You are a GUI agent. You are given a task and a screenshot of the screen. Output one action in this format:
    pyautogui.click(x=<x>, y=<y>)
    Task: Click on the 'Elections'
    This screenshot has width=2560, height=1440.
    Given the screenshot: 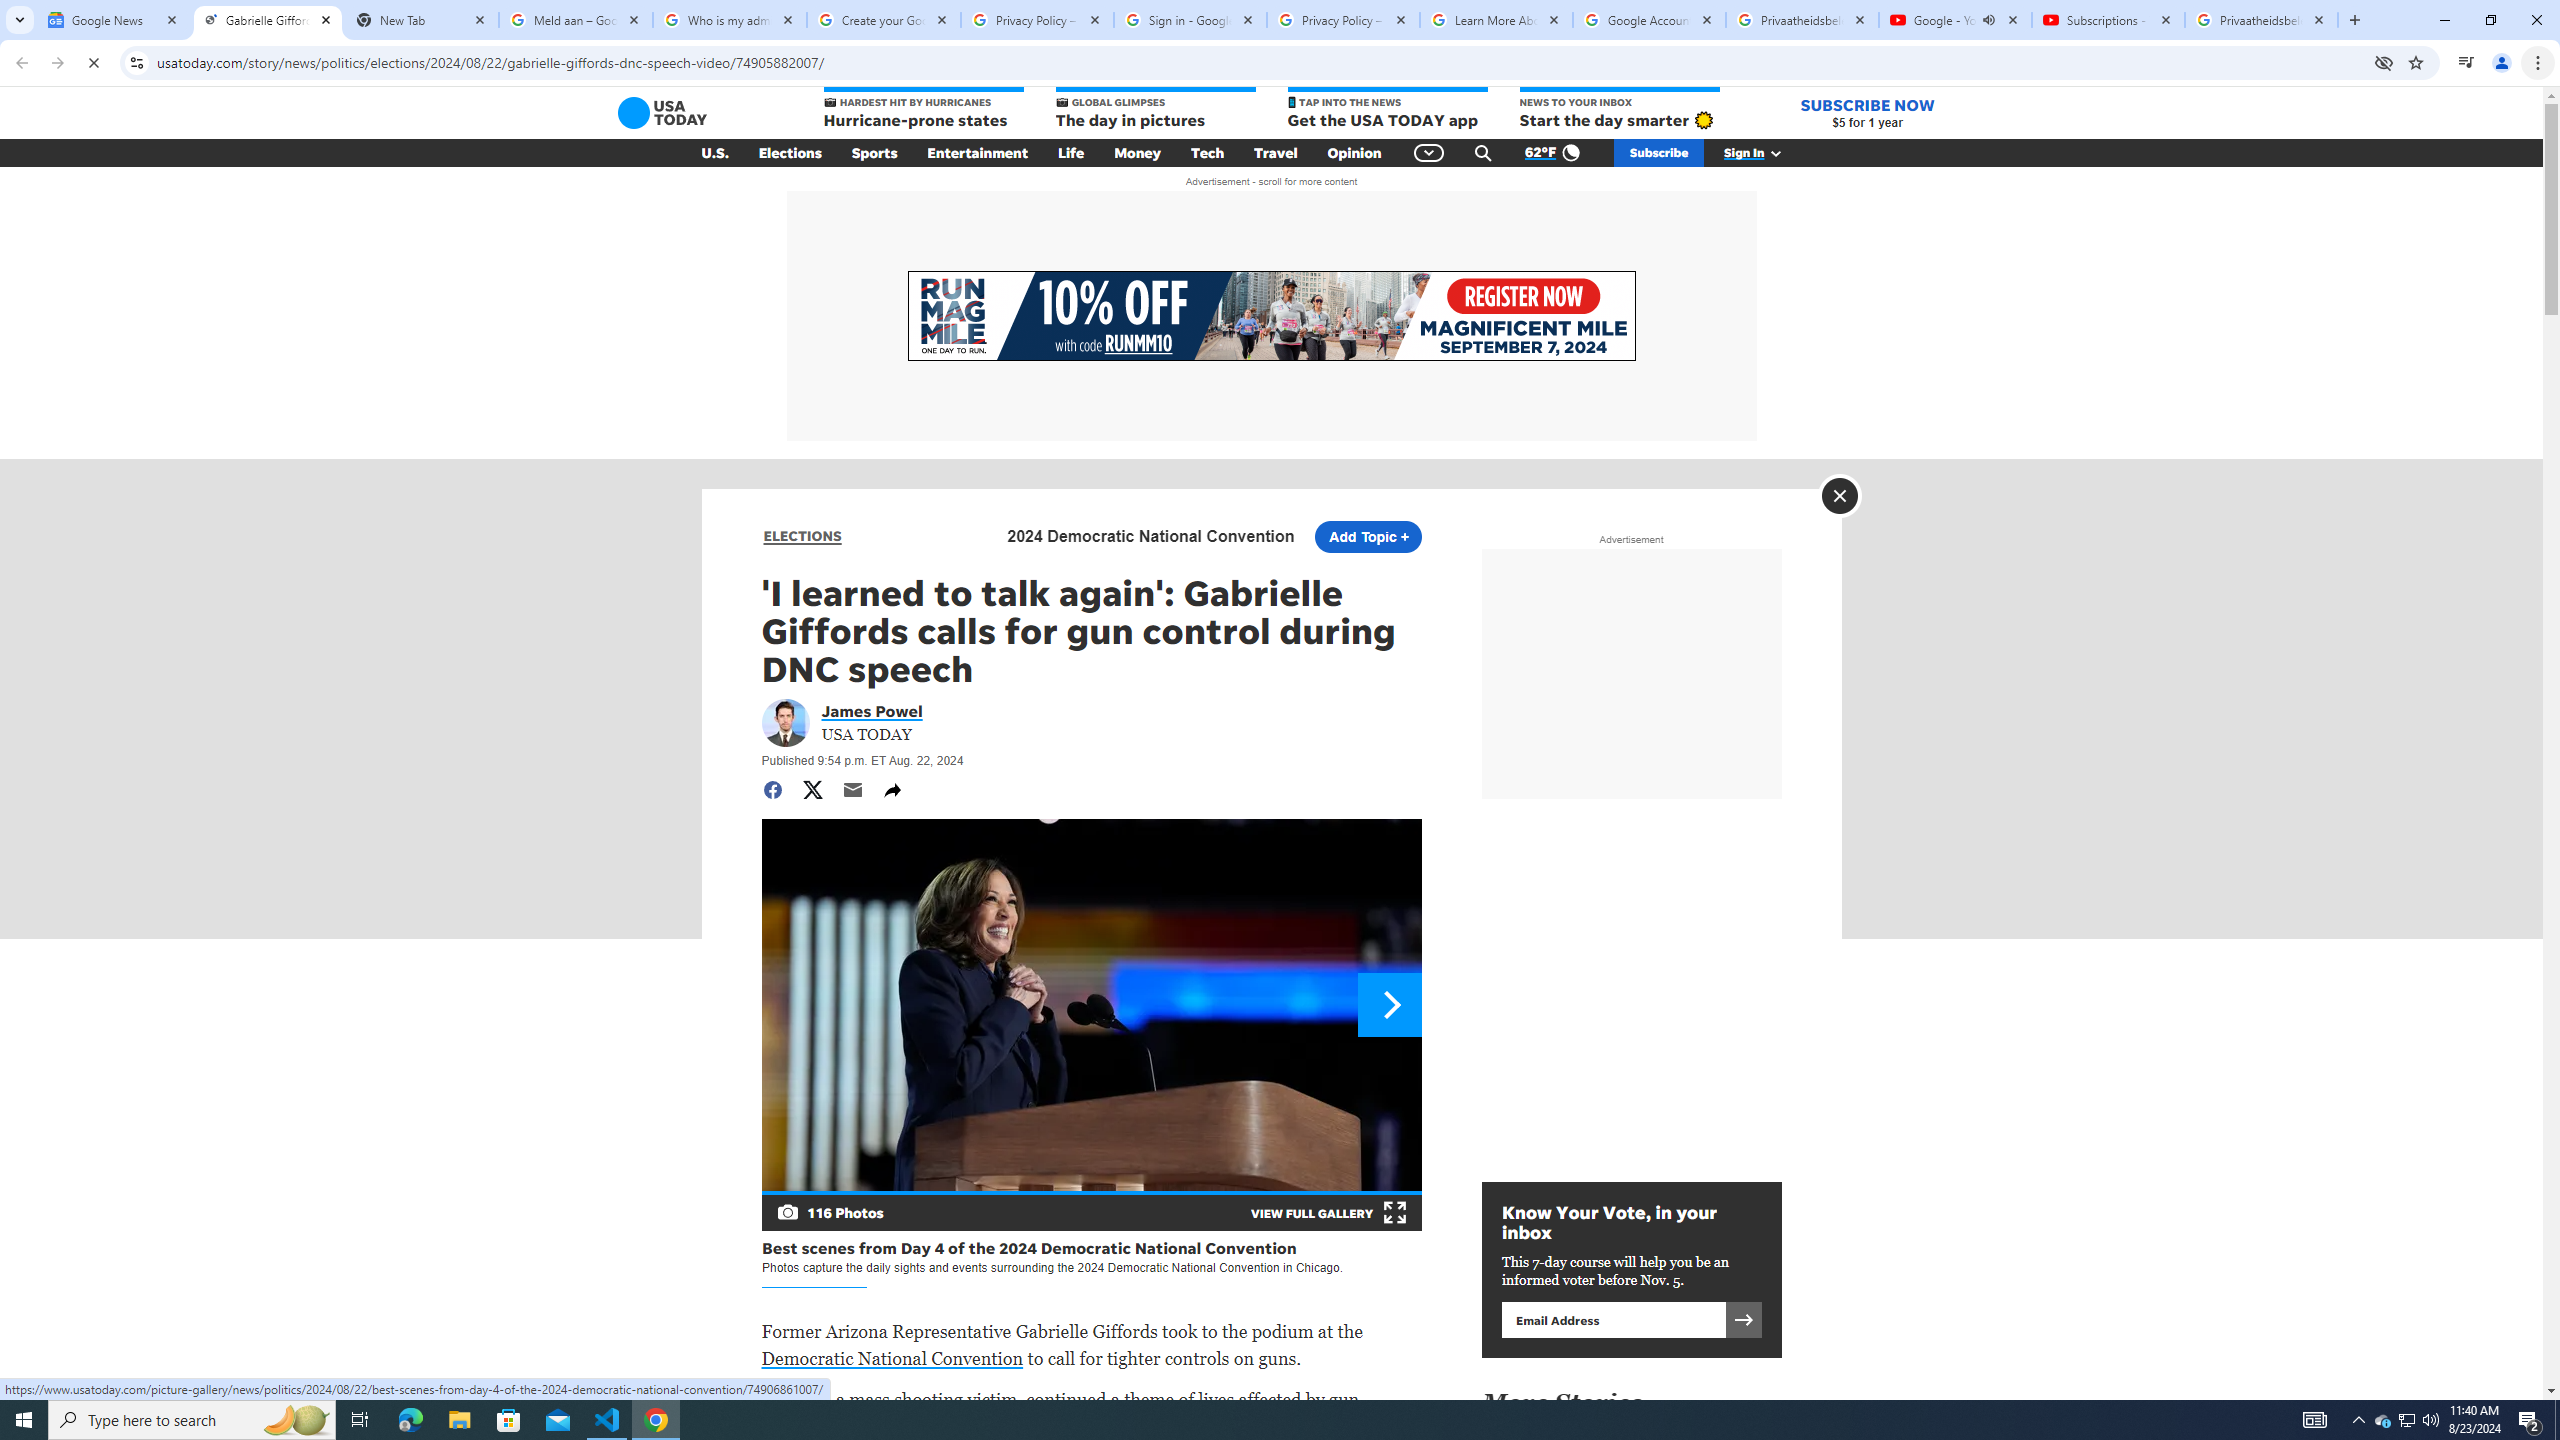 What is the action you would take?
    pyautogui.click(x=788, y=153)
    